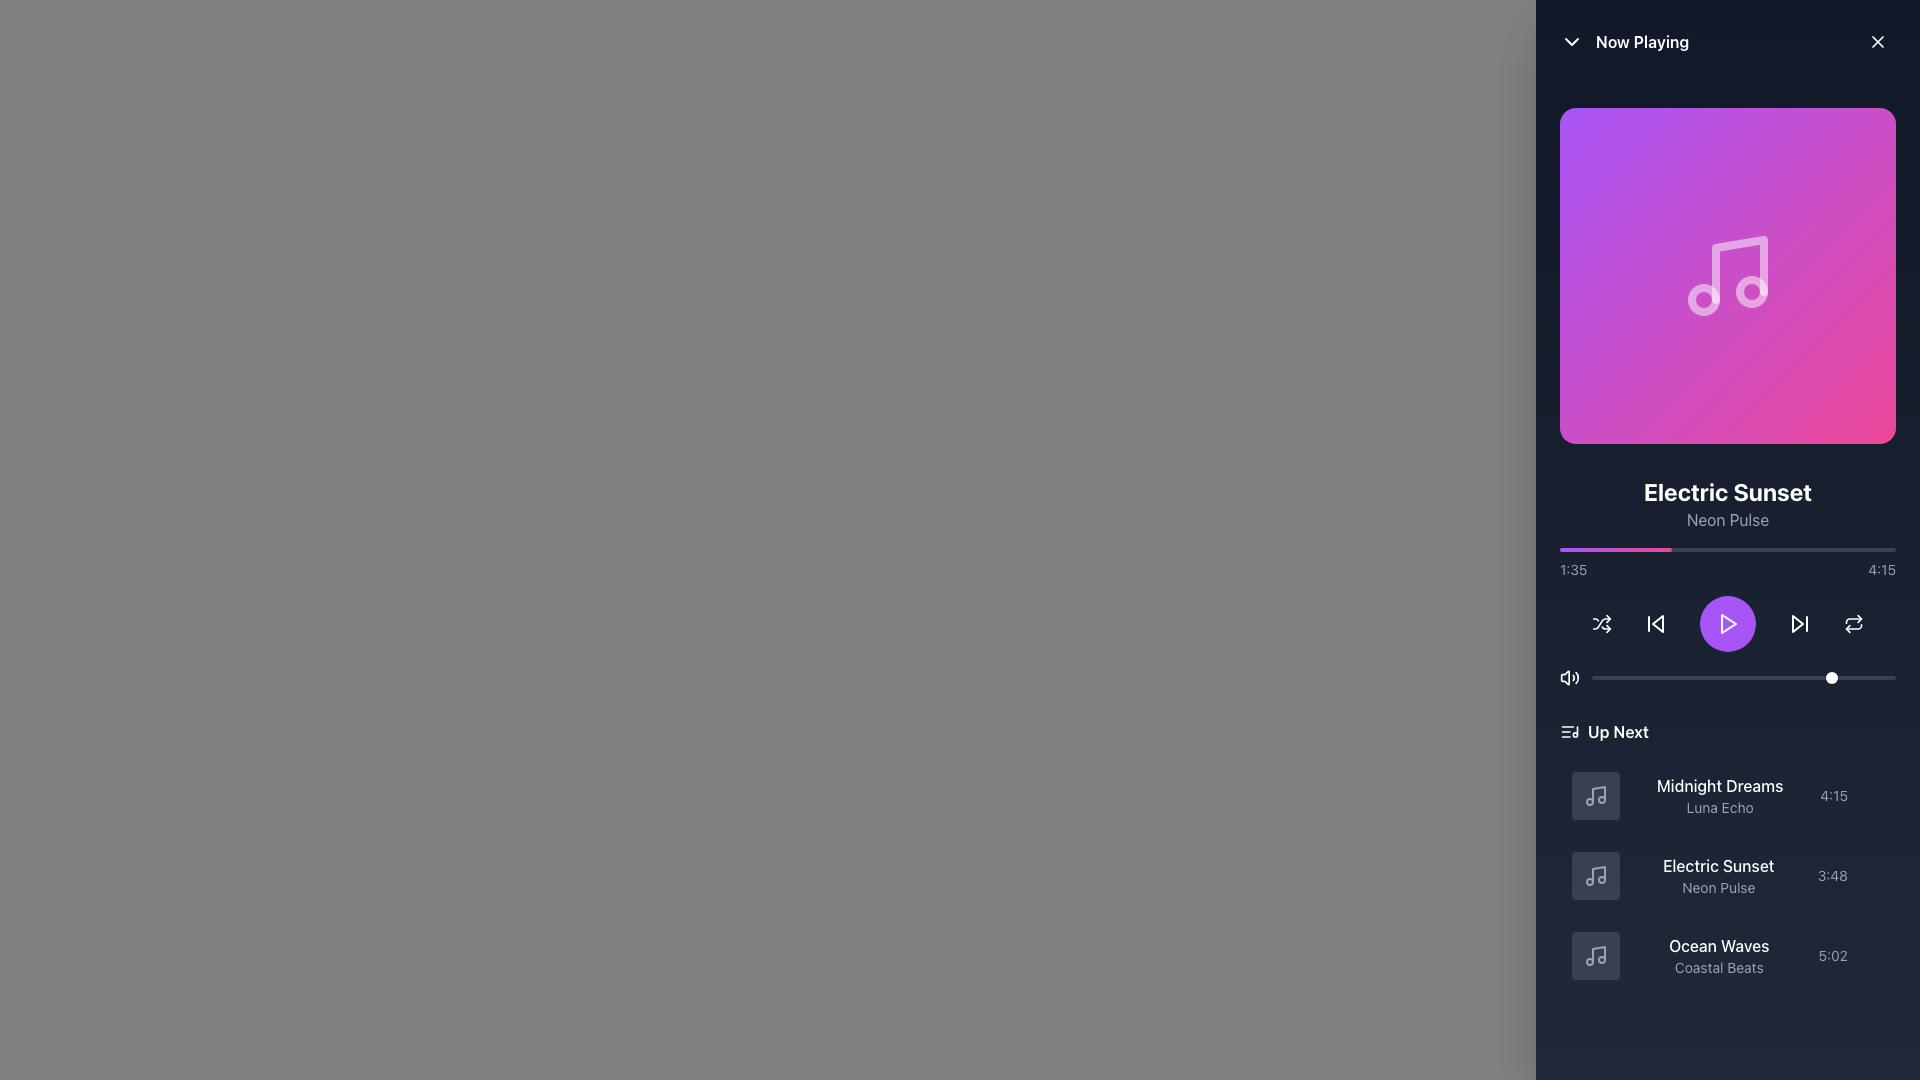  What do you see at coordinates (1595, 794) in the screenshot?
I see `the first icon in the 'Up Next' list, which serves as a thumbnail for the audio track 'Midnight Dreams'` at bounding box center [1595, 794].